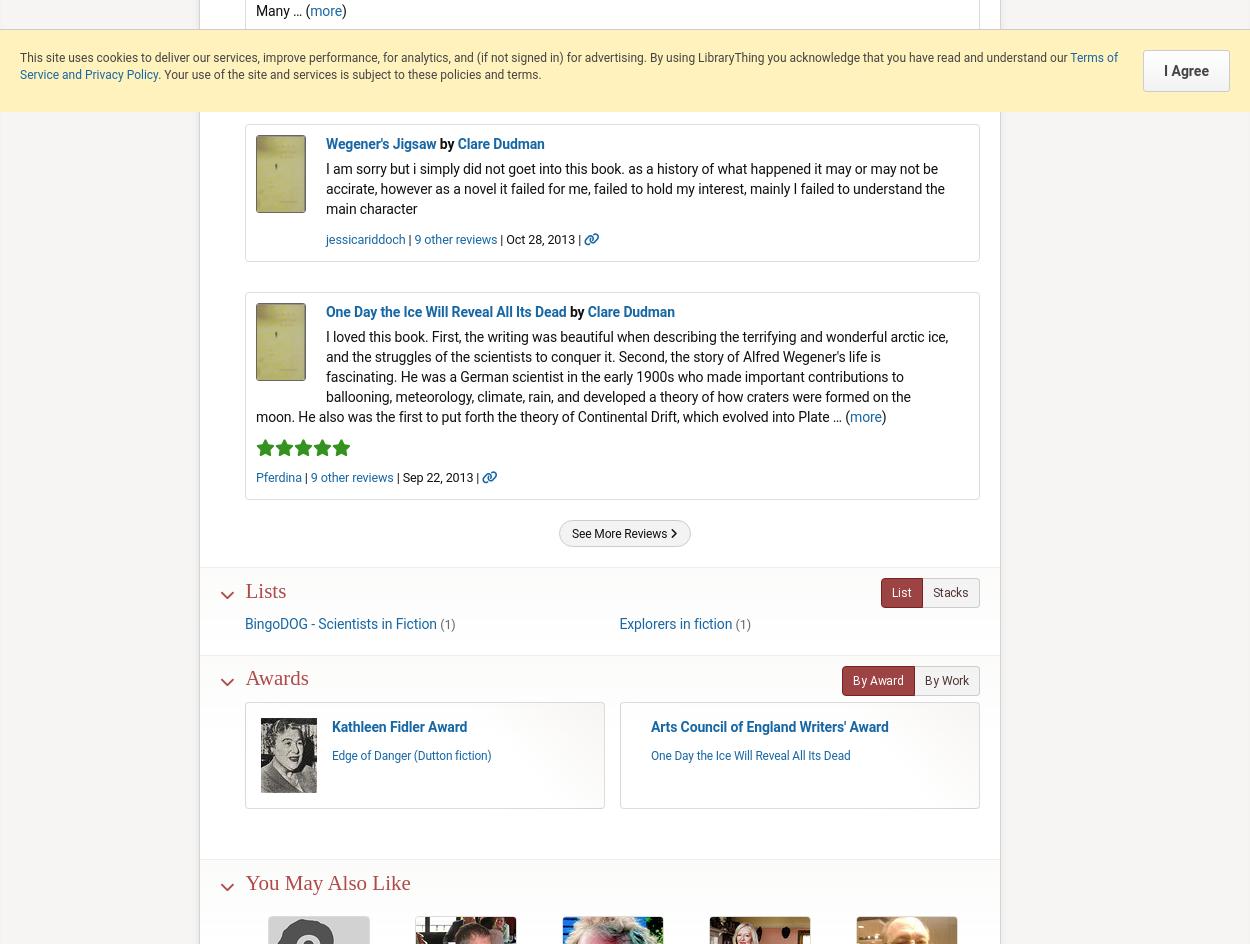 The image size is (1250, 944). Describe the element at coordinates (256, 477) in the screenshot. I see `'Pferdina'` at that location.